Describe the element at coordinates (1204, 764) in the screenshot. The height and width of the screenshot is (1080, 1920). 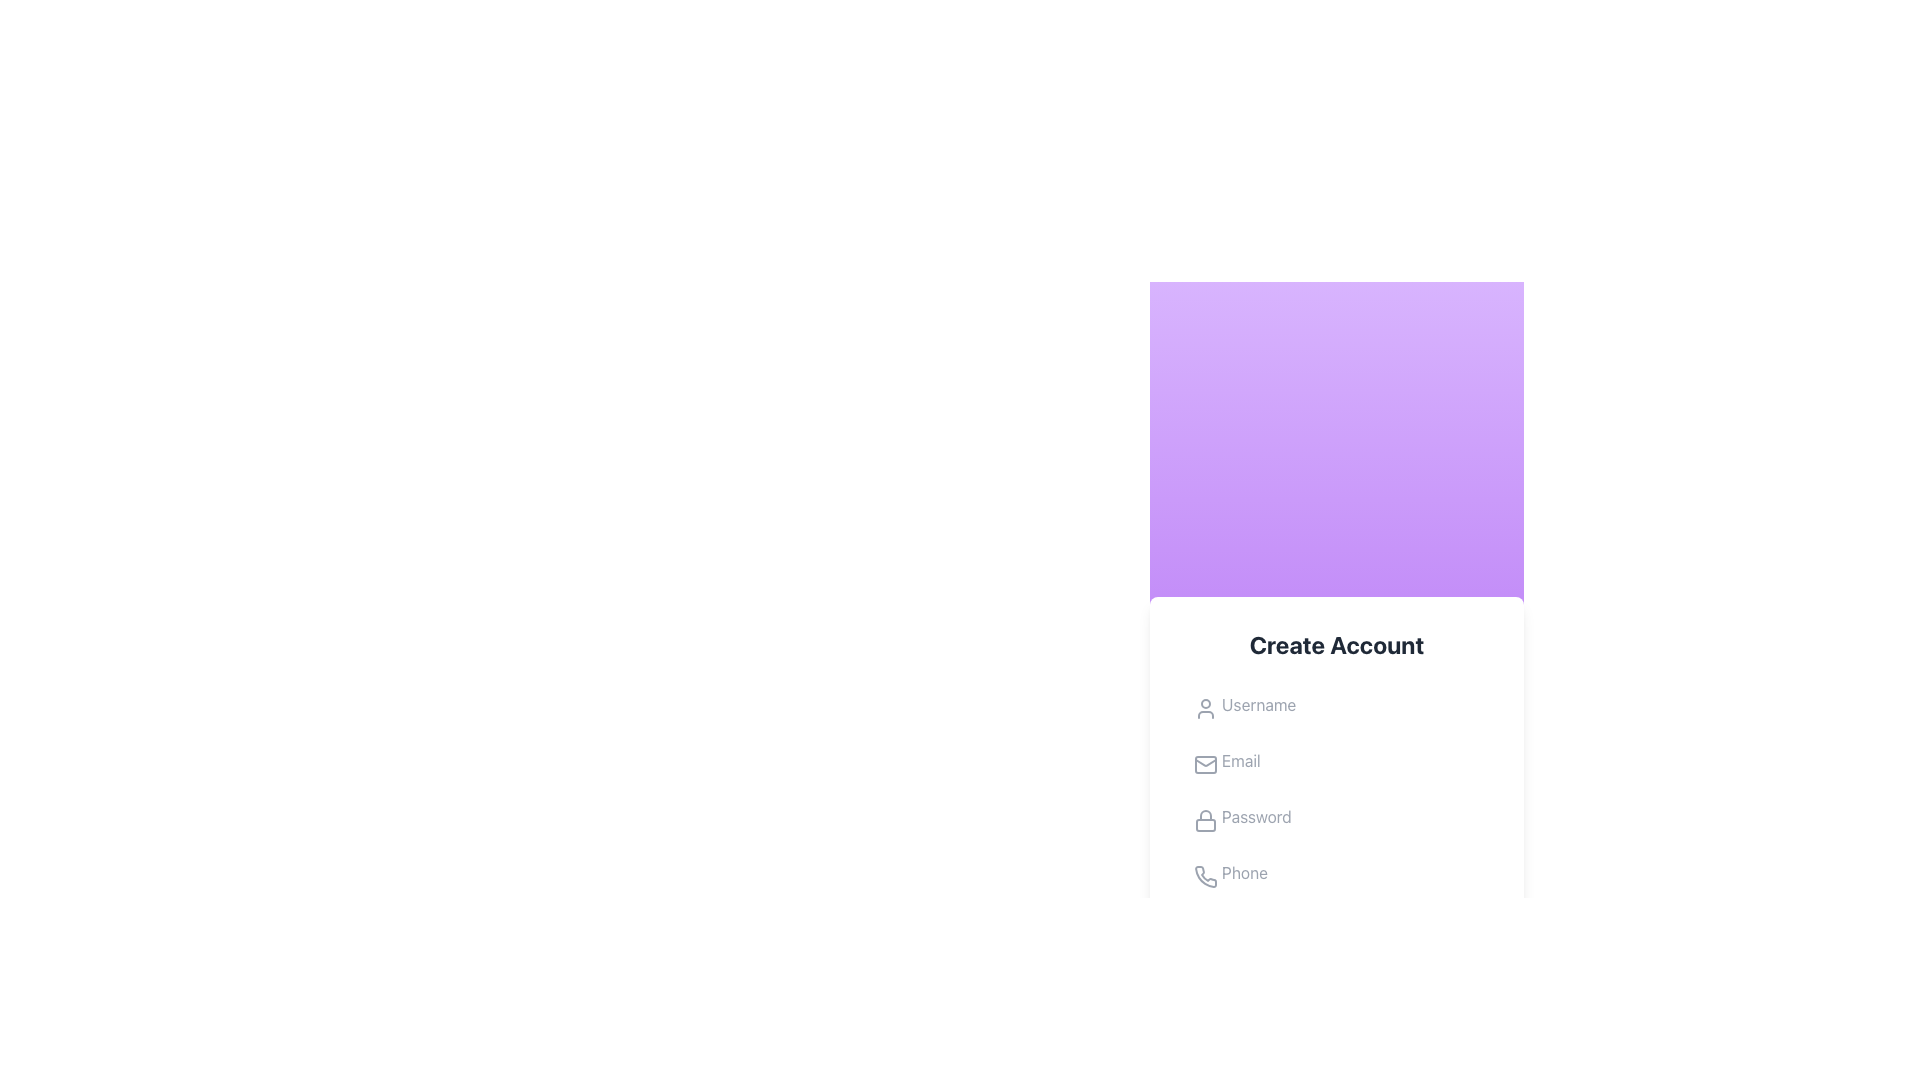
I see `the decorative icon that complements the associated email input field, which is positioned near the top-left corner of the layout and aligns with the 'Email' label text` at that location.